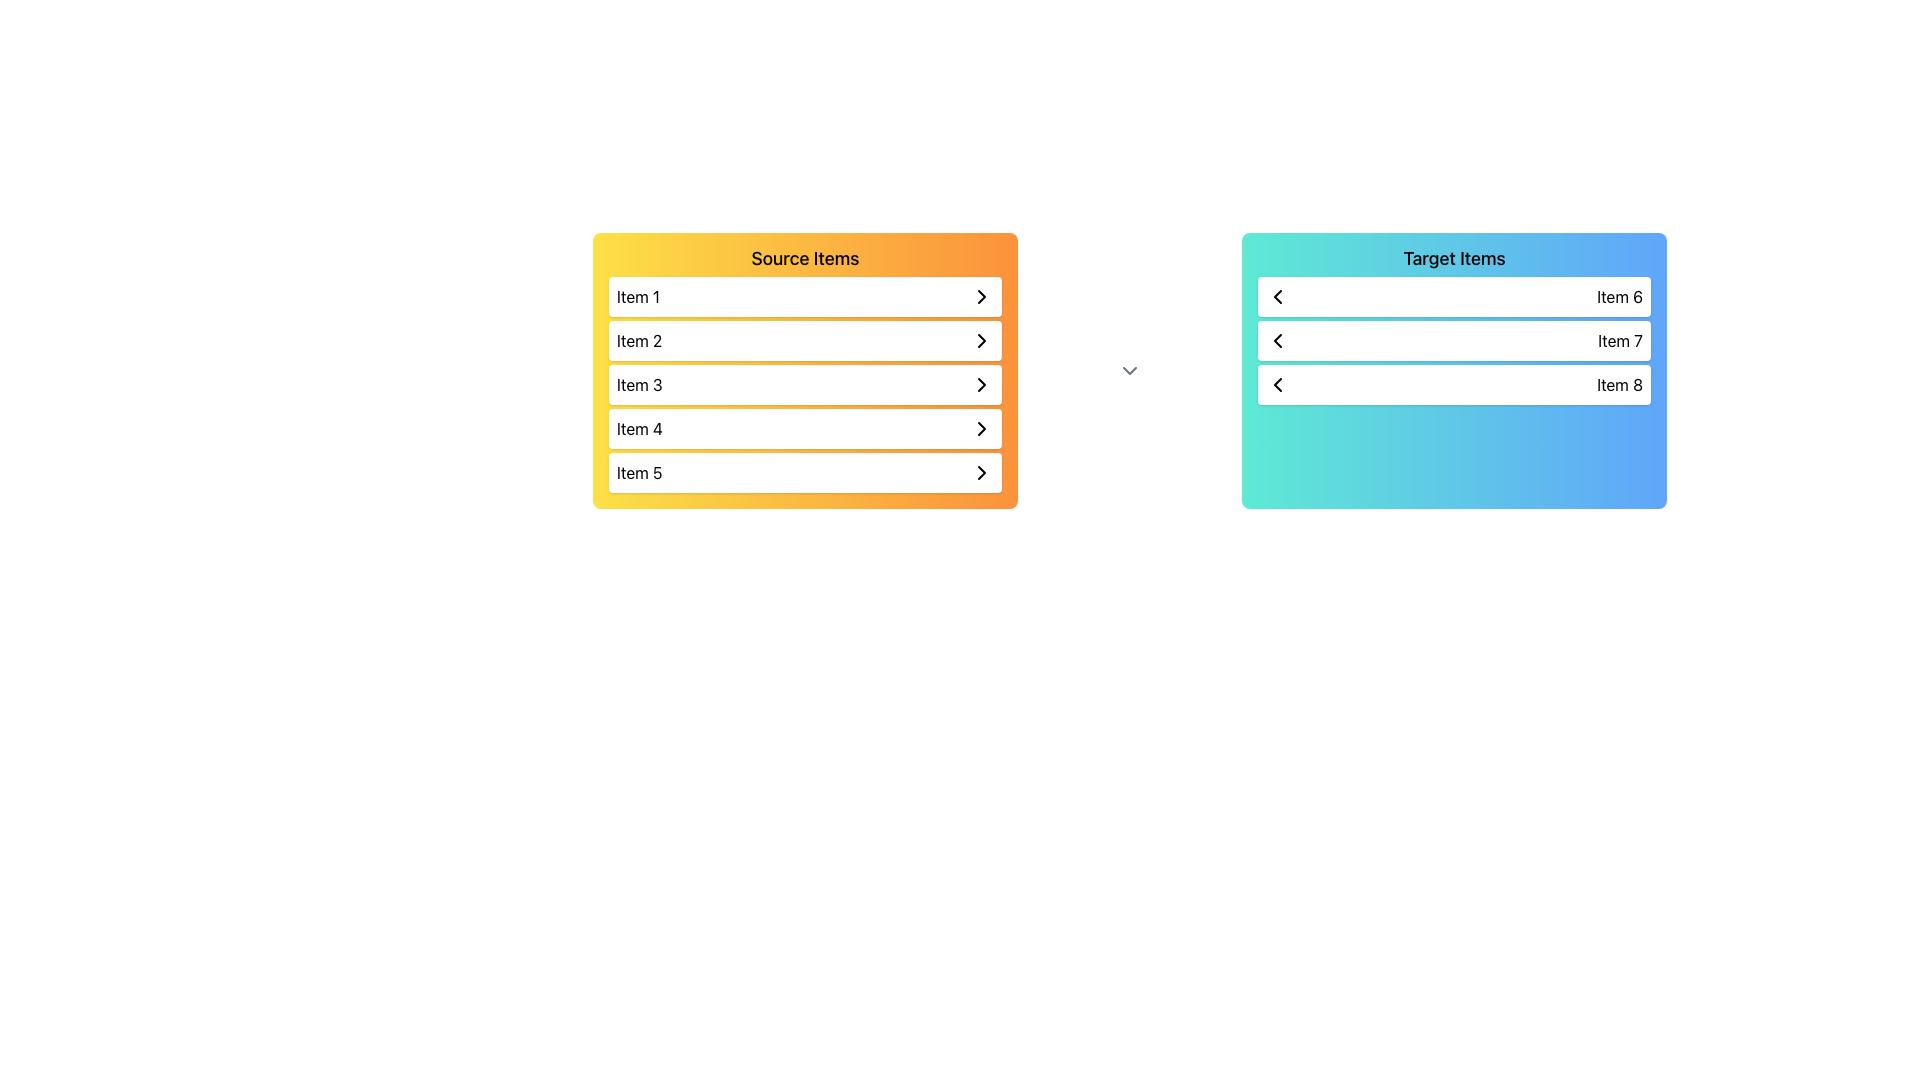  I want to click on the interactive list item representing 'Item 7', which is the second item in the vertically stacked list within the 'Target Items' box, so click(1454, 339).